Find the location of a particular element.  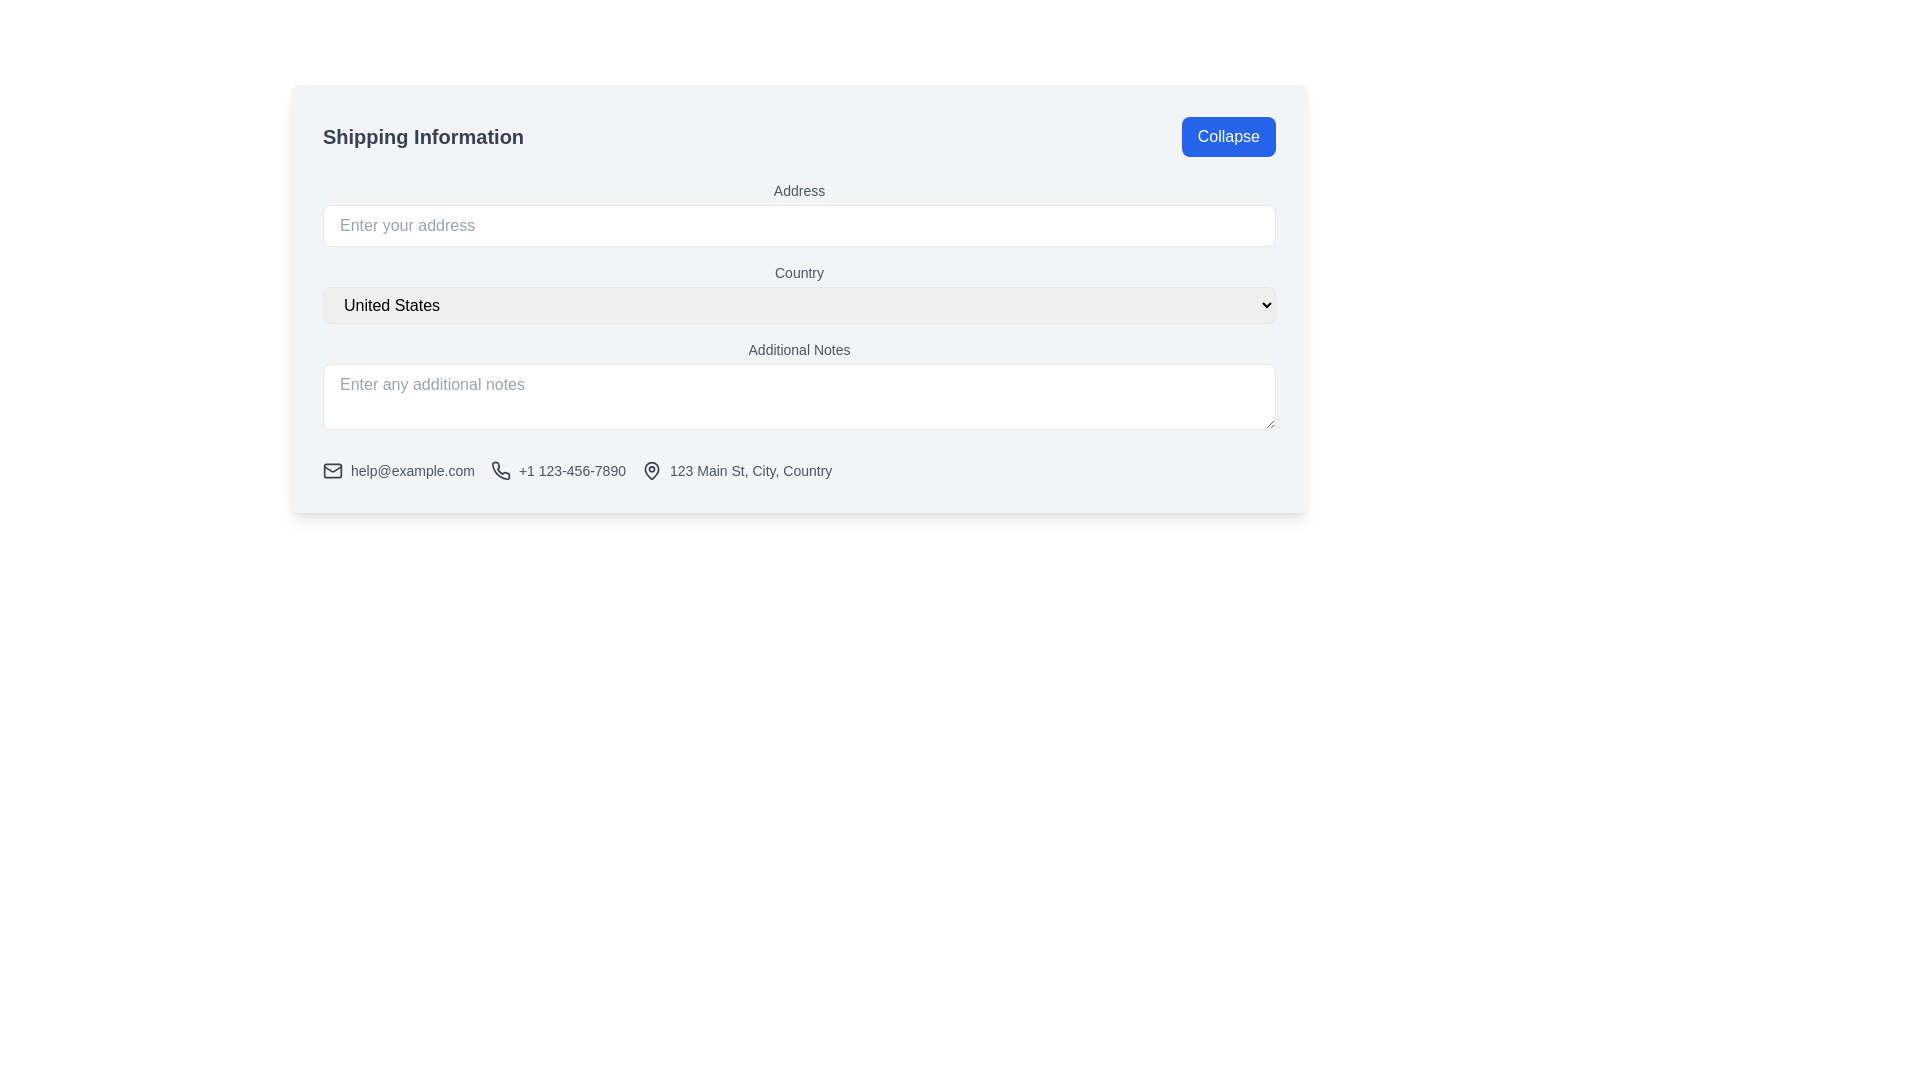

the dropdown menu for country selection located below the 'Address' input box and above the 'Additional Notes' input area is located at coordinates (798, 293).